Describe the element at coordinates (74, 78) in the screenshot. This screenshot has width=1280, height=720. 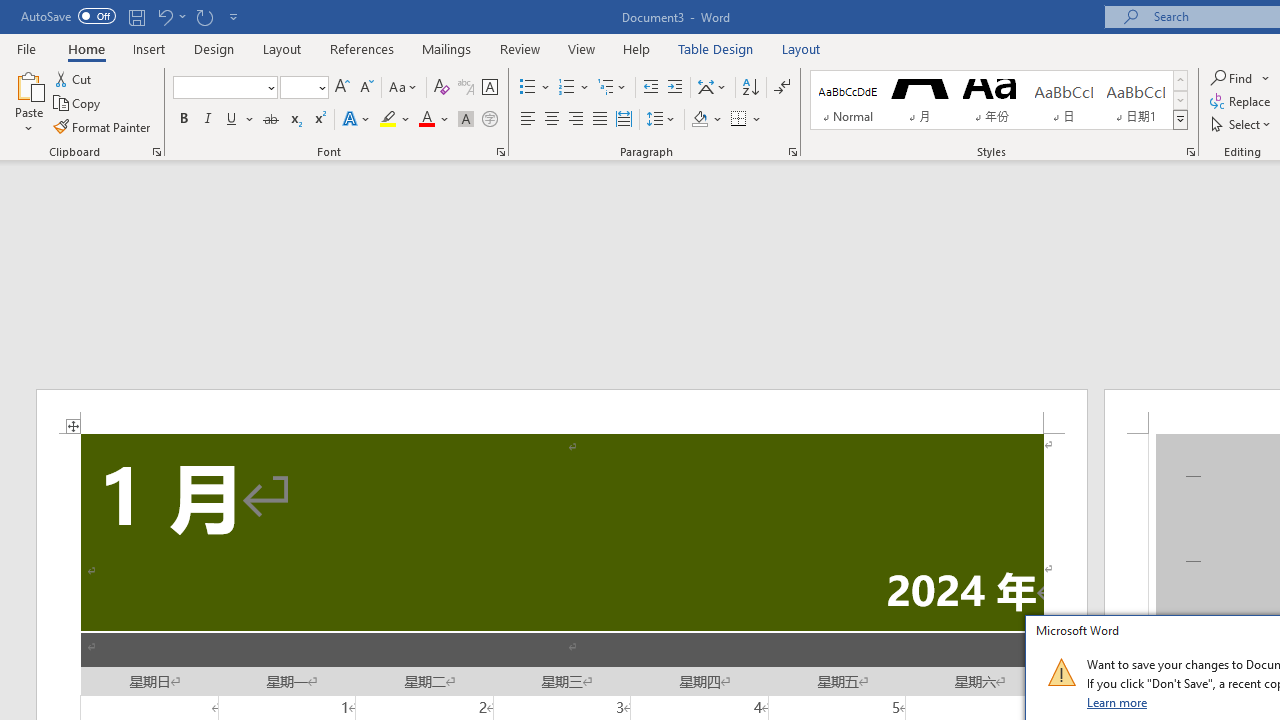
I see `'Cut'` at that location.